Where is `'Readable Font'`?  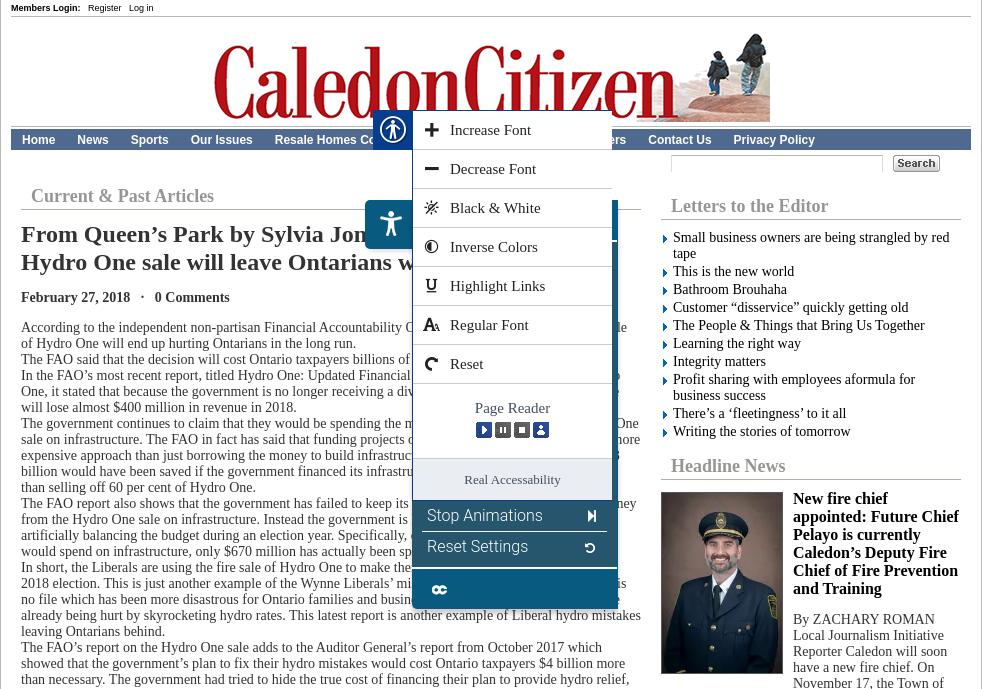 'Readable Font' is located at coordinates (476, 323).